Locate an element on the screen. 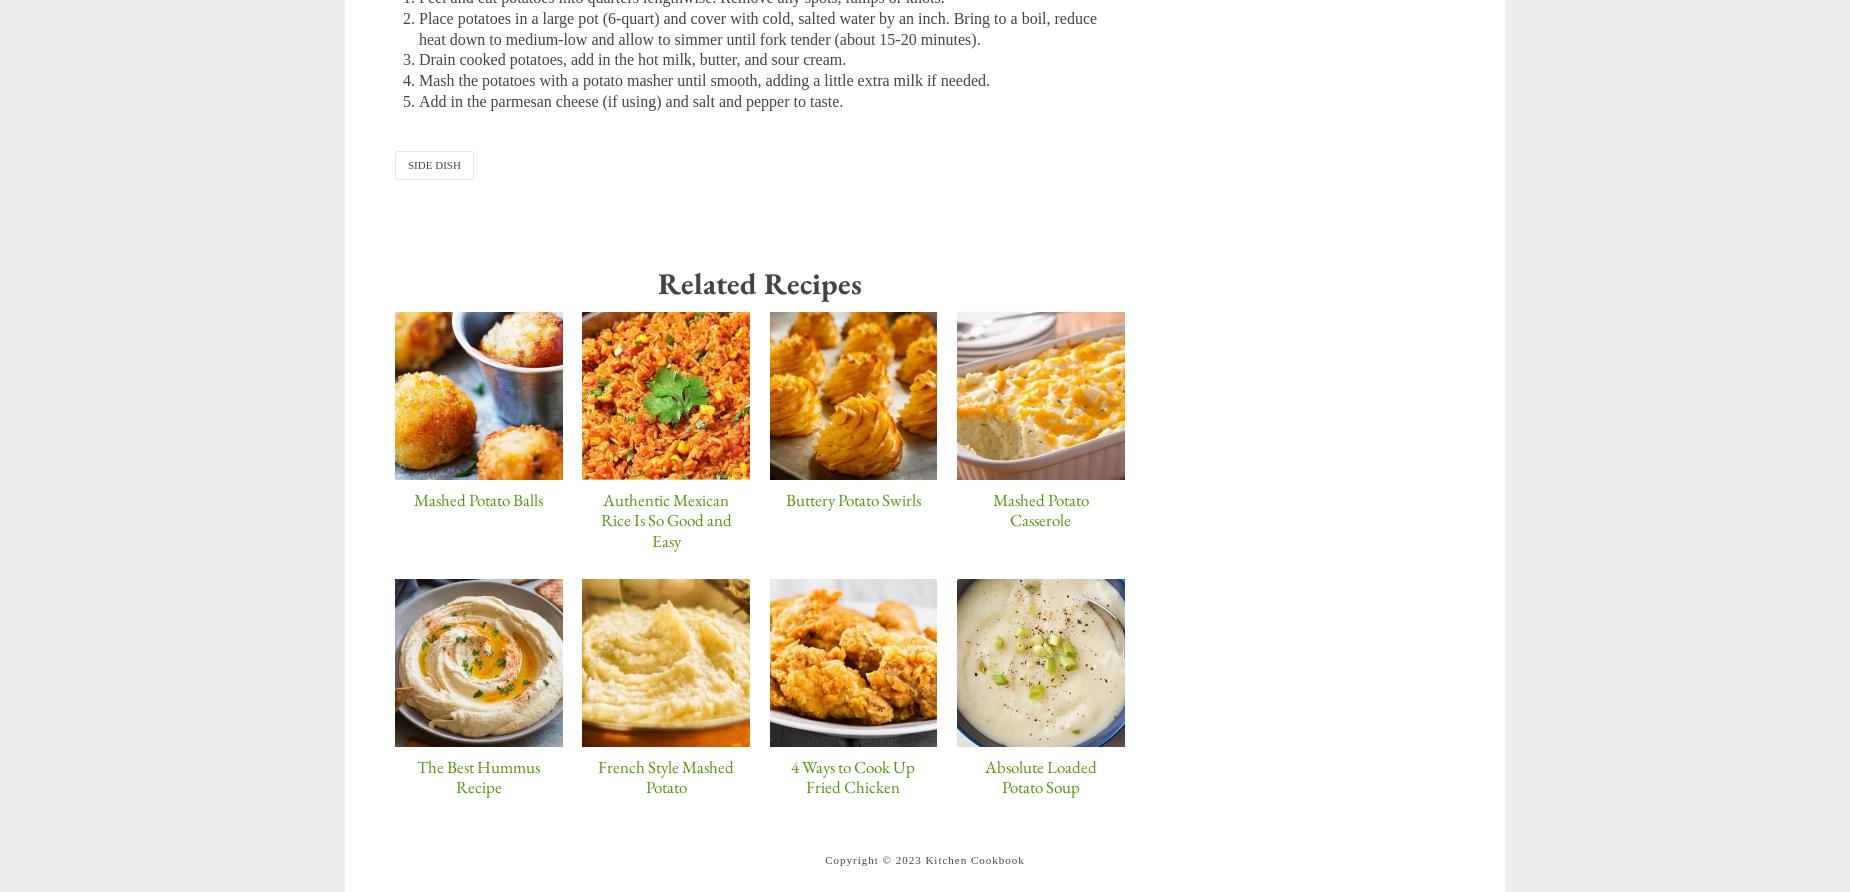 This screenshot has height=892, width=1850. 'Copyright © 2023 Kitchen Cookbook' is located at coordinates (924, 857).